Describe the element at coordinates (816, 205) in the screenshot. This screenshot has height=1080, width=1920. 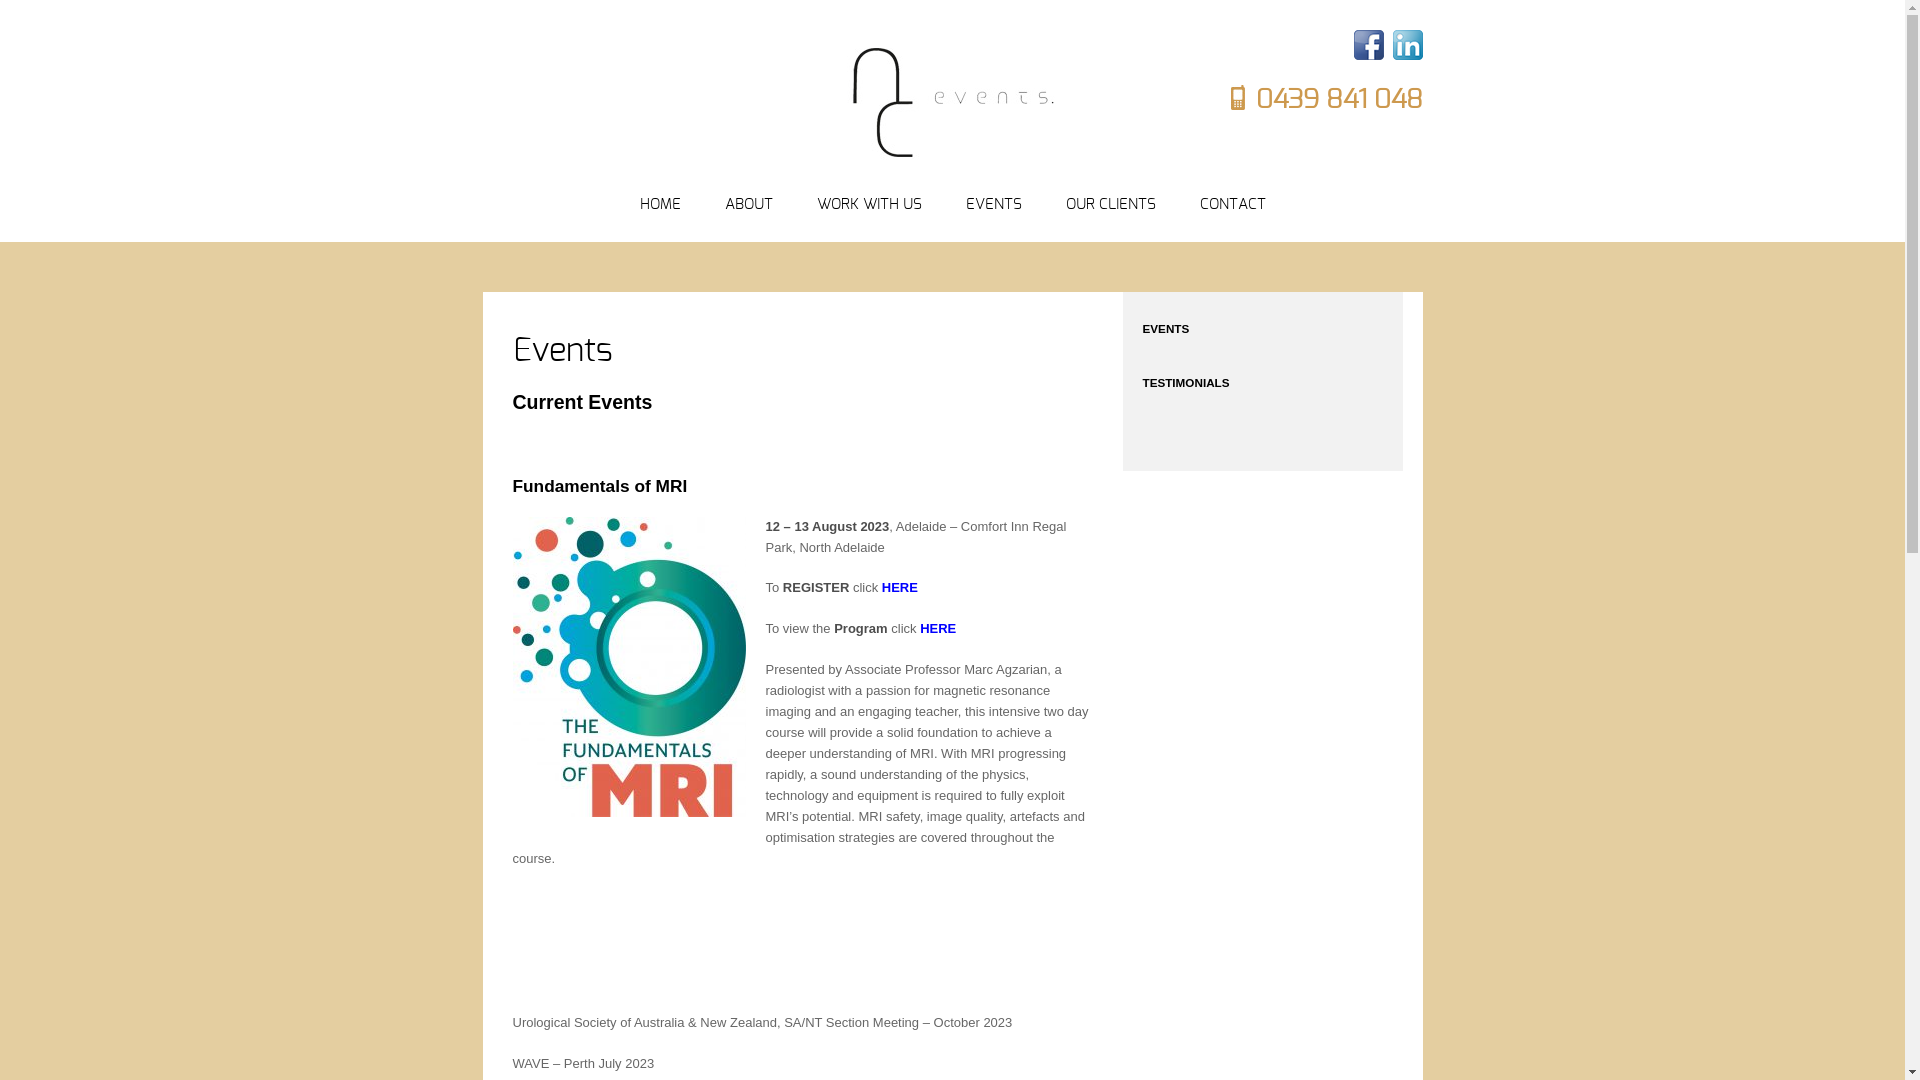
I see `'WORK WITH US'` at that location.